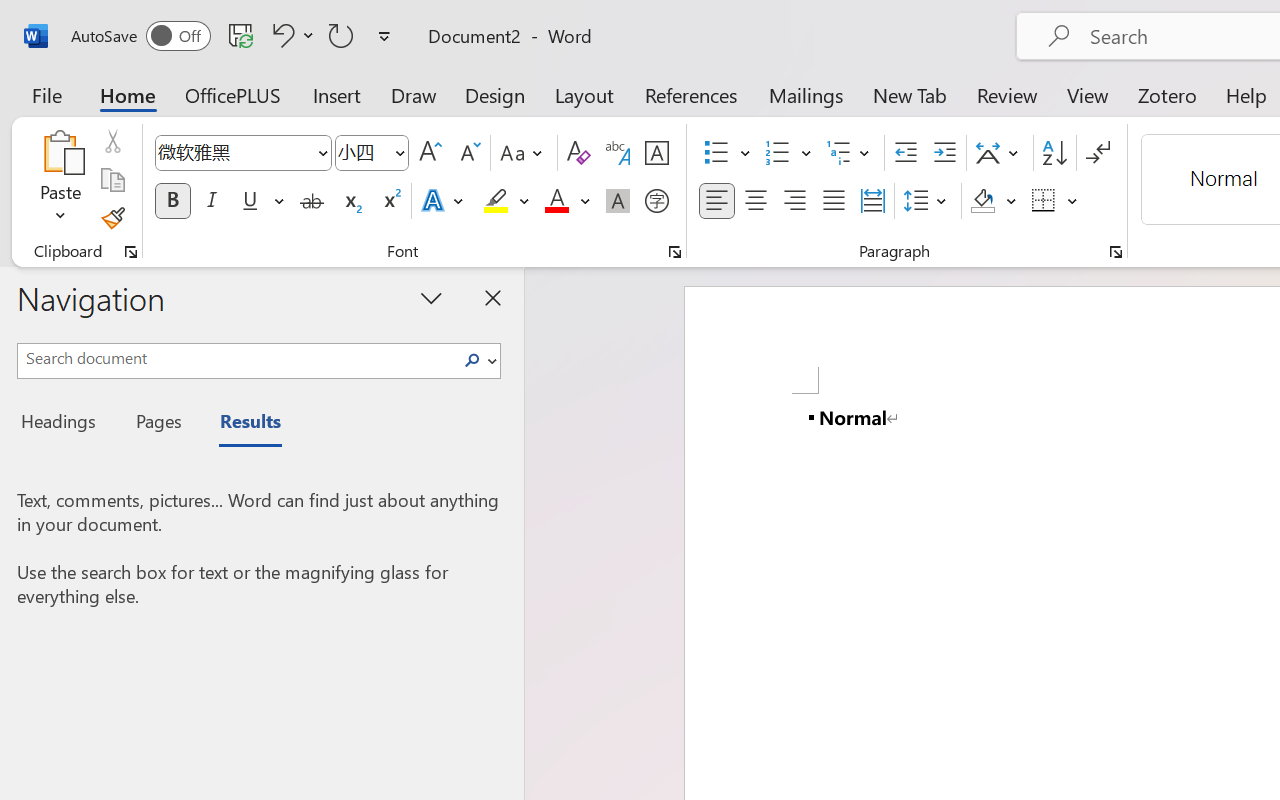 The width and height of the screenshot is (1280, 800). What do you see at coordinates (240, 34) in the screenshot?
I see `'Save'` at bounding box center [240, 34].